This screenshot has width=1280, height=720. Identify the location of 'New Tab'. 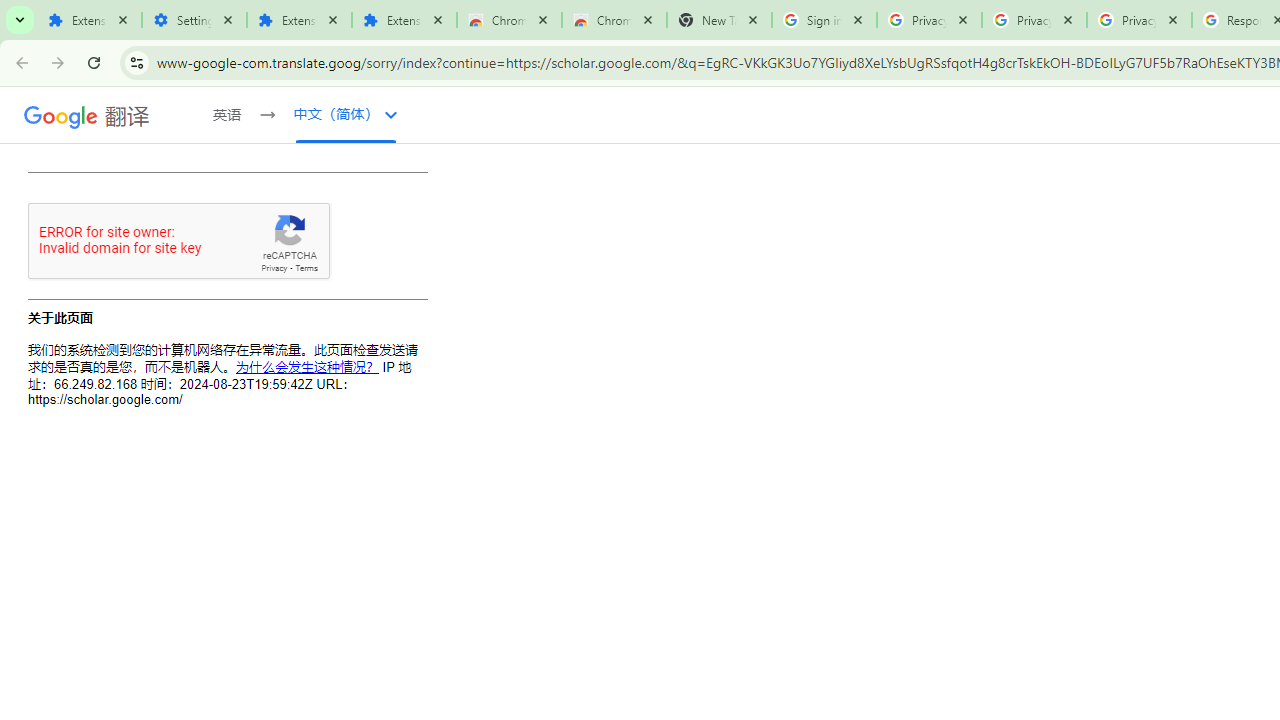
(719, 20).